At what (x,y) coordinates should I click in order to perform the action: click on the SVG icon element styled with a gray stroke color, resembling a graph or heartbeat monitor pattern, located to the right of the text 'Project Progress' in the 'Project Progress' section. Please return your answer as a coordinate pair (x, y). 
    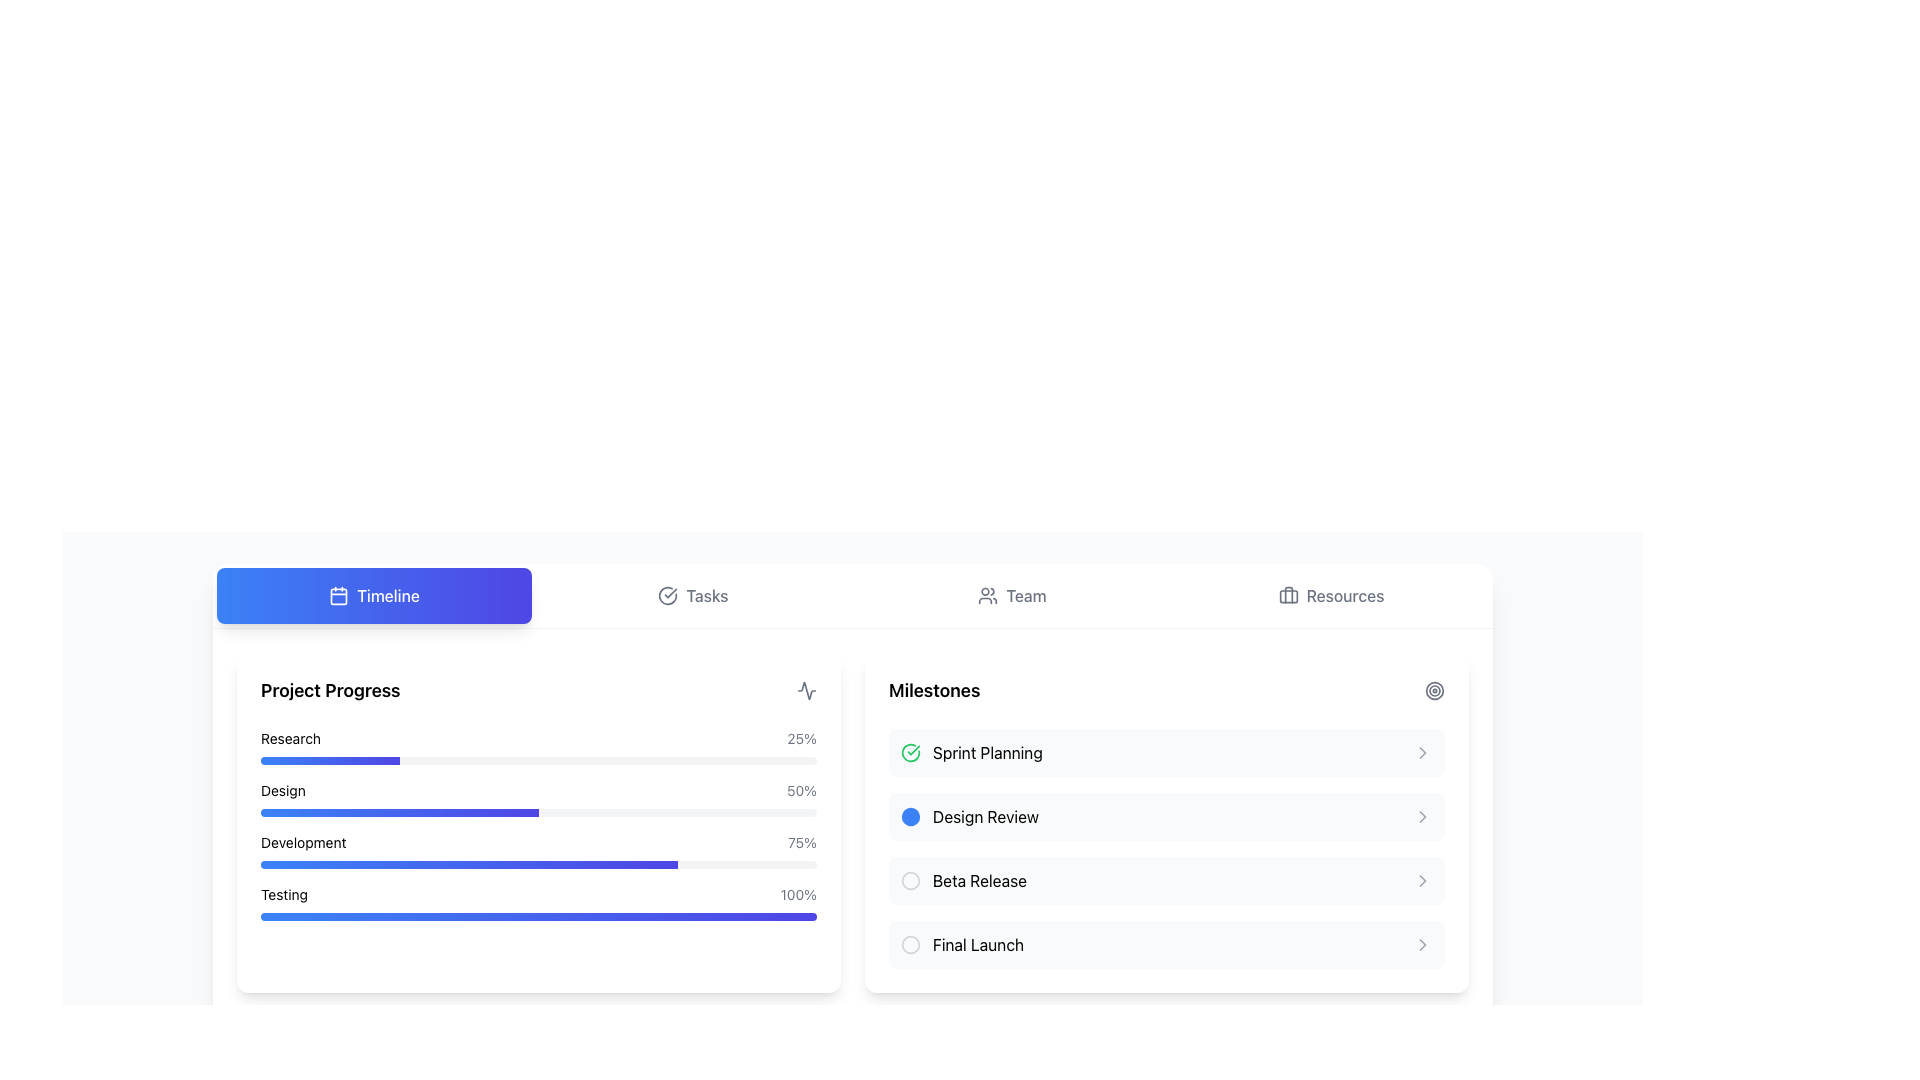
    Looking at the image, I should click on (806, 689).